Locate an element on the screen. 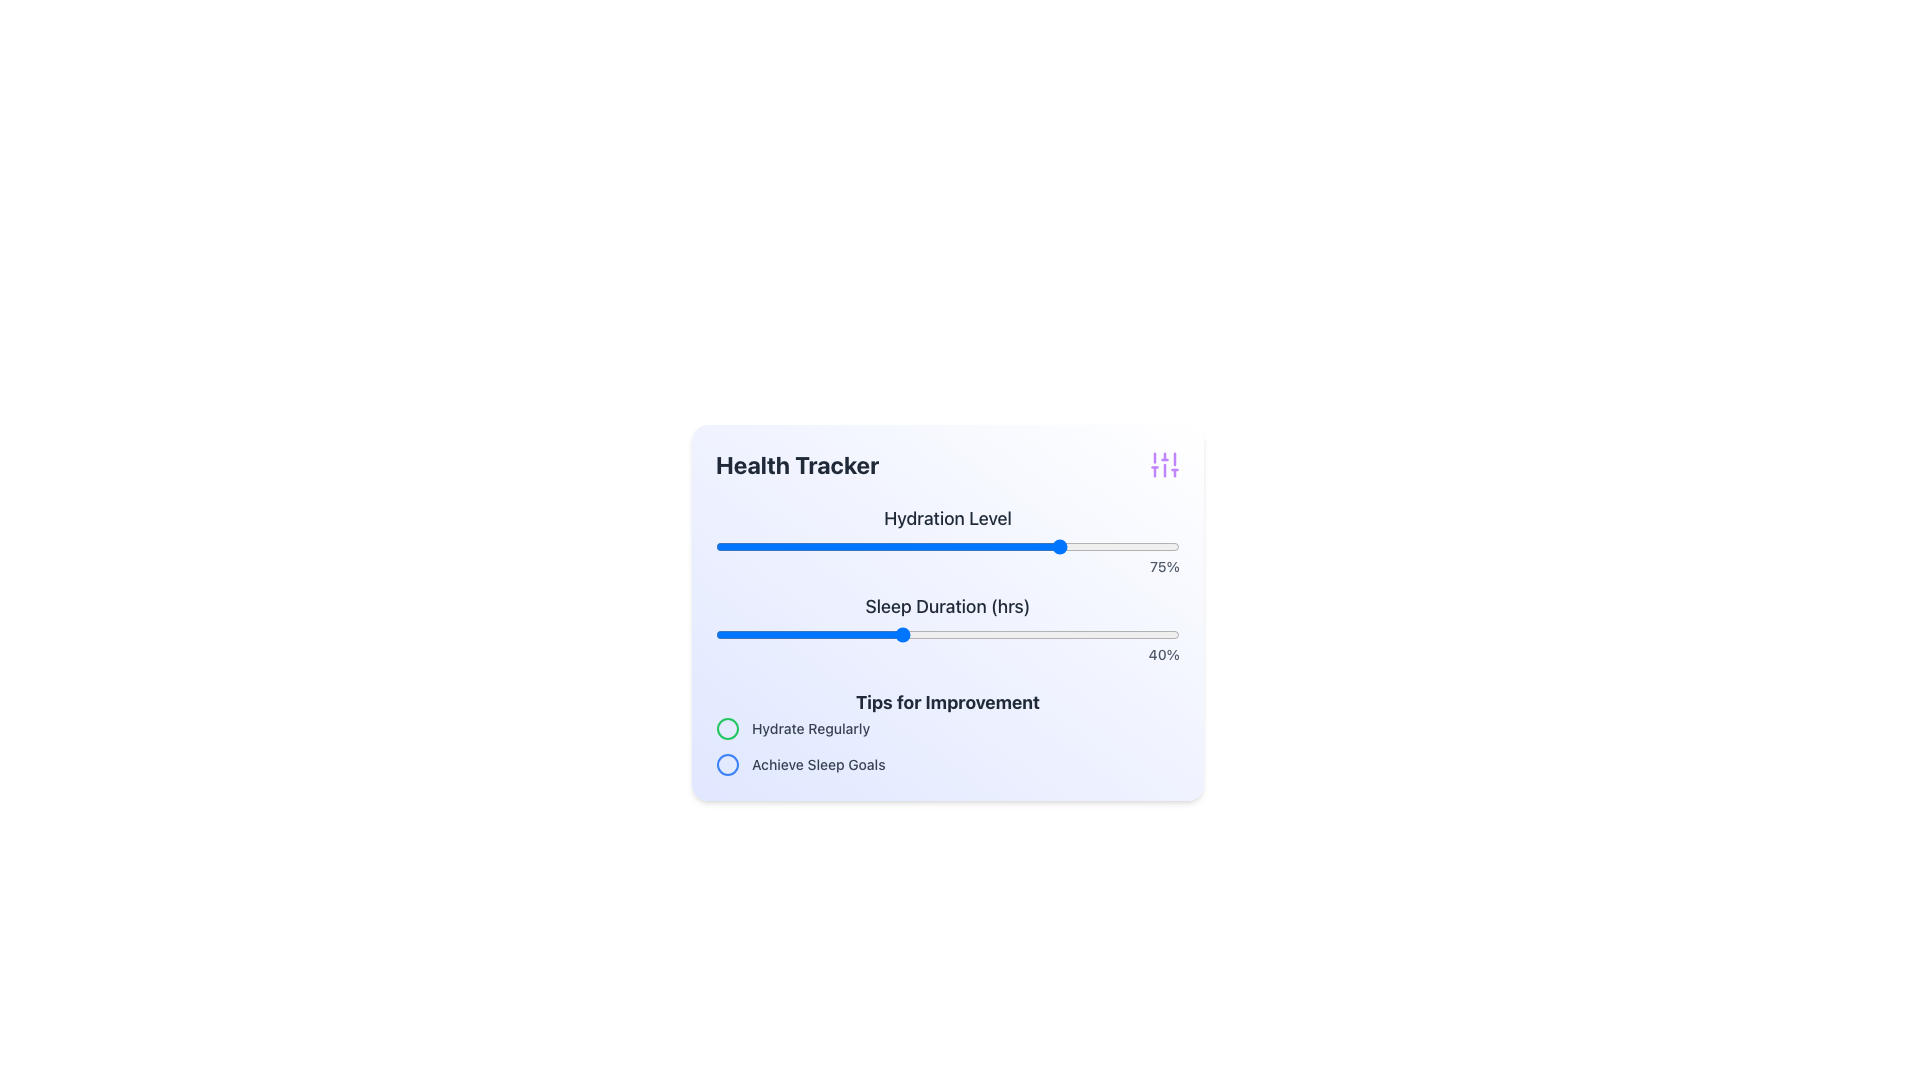 The height and width of the screenshot is (1080, 1920). the text label displaying '40%' which is styled in a small font size, medium weight, and gray color, located to the right of the blue slider bar labeled 'Sleep Duration (hrs)', in the second section of the 'Health Tracker' interface is located at coordinates (947, 655).